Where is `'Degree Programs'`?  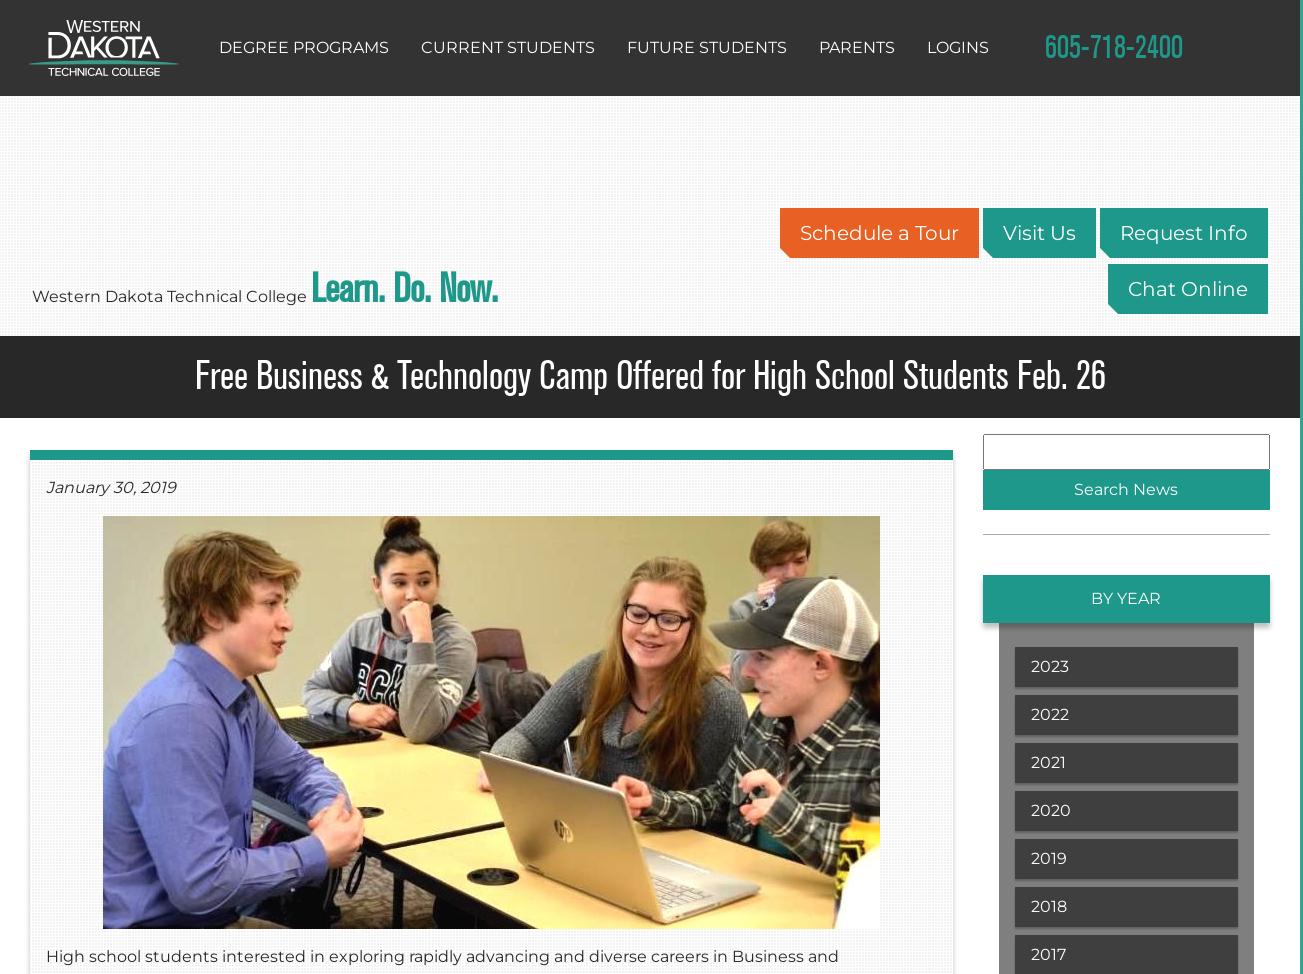 'Degree Programs' is located at coordinates (303, 47).